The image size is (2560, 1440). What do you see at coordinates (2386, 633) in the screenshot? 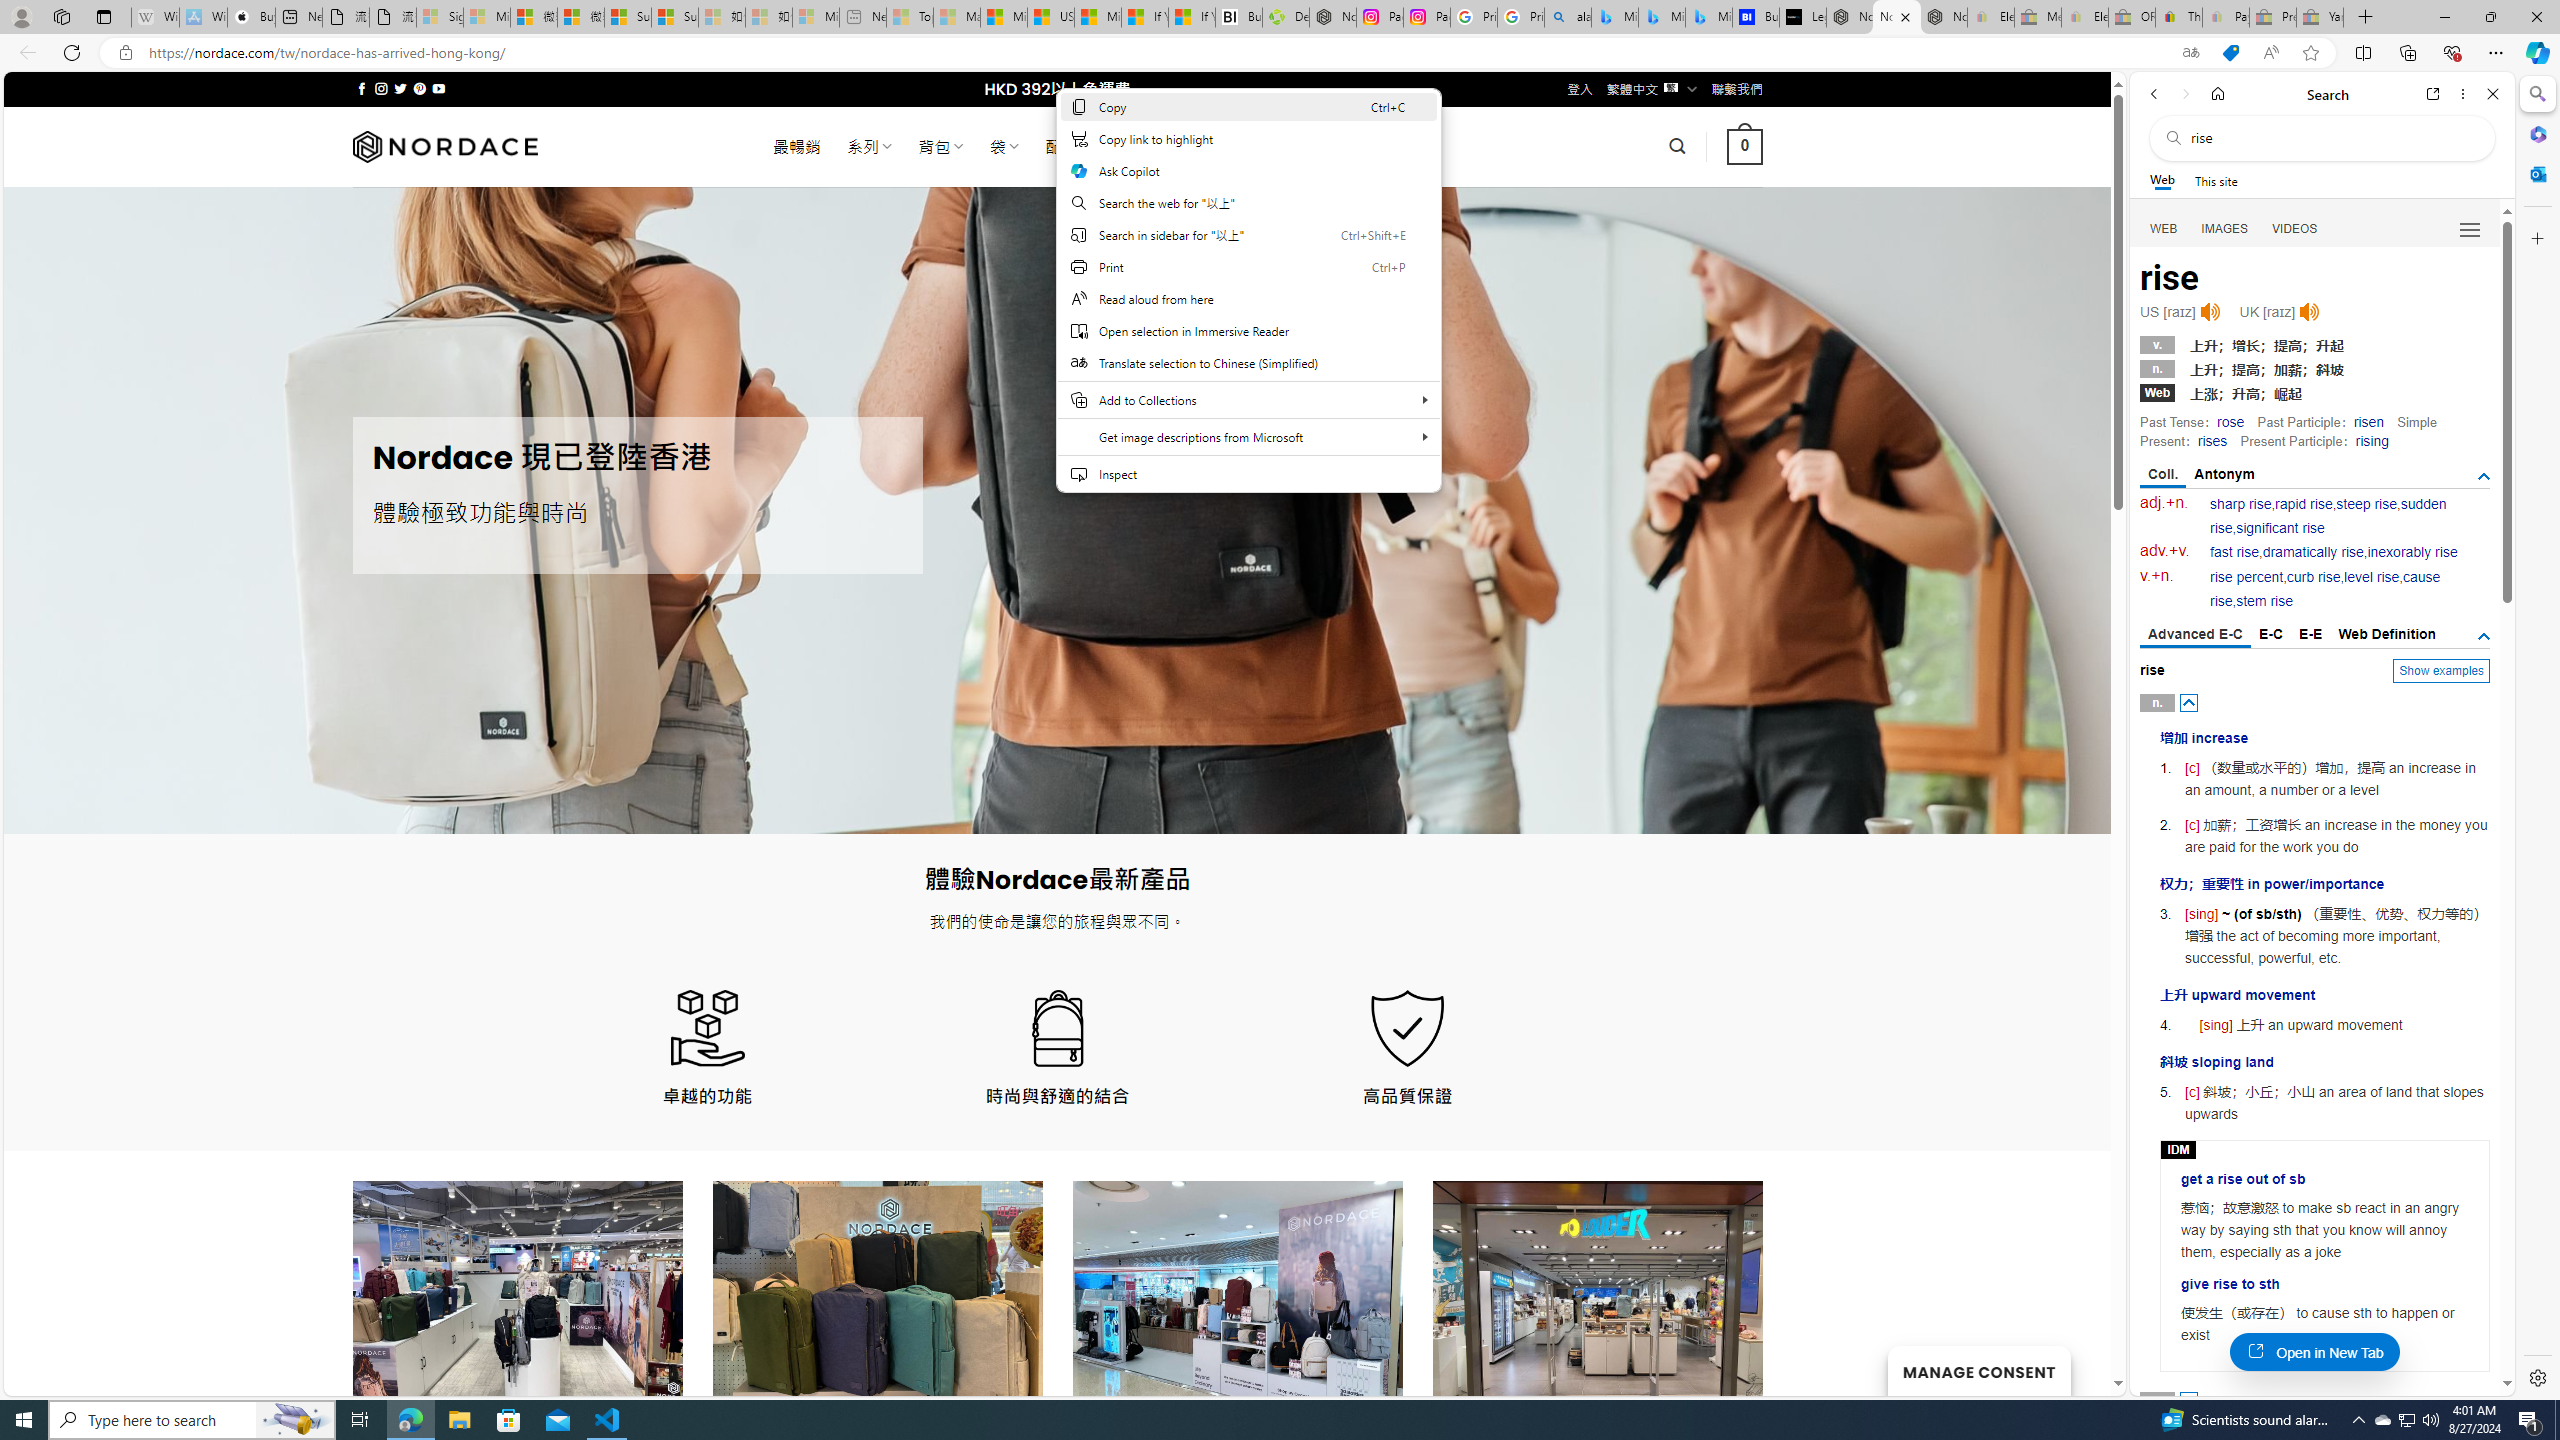
I see `'Web Definition'` at bounding box center [2386, 633].